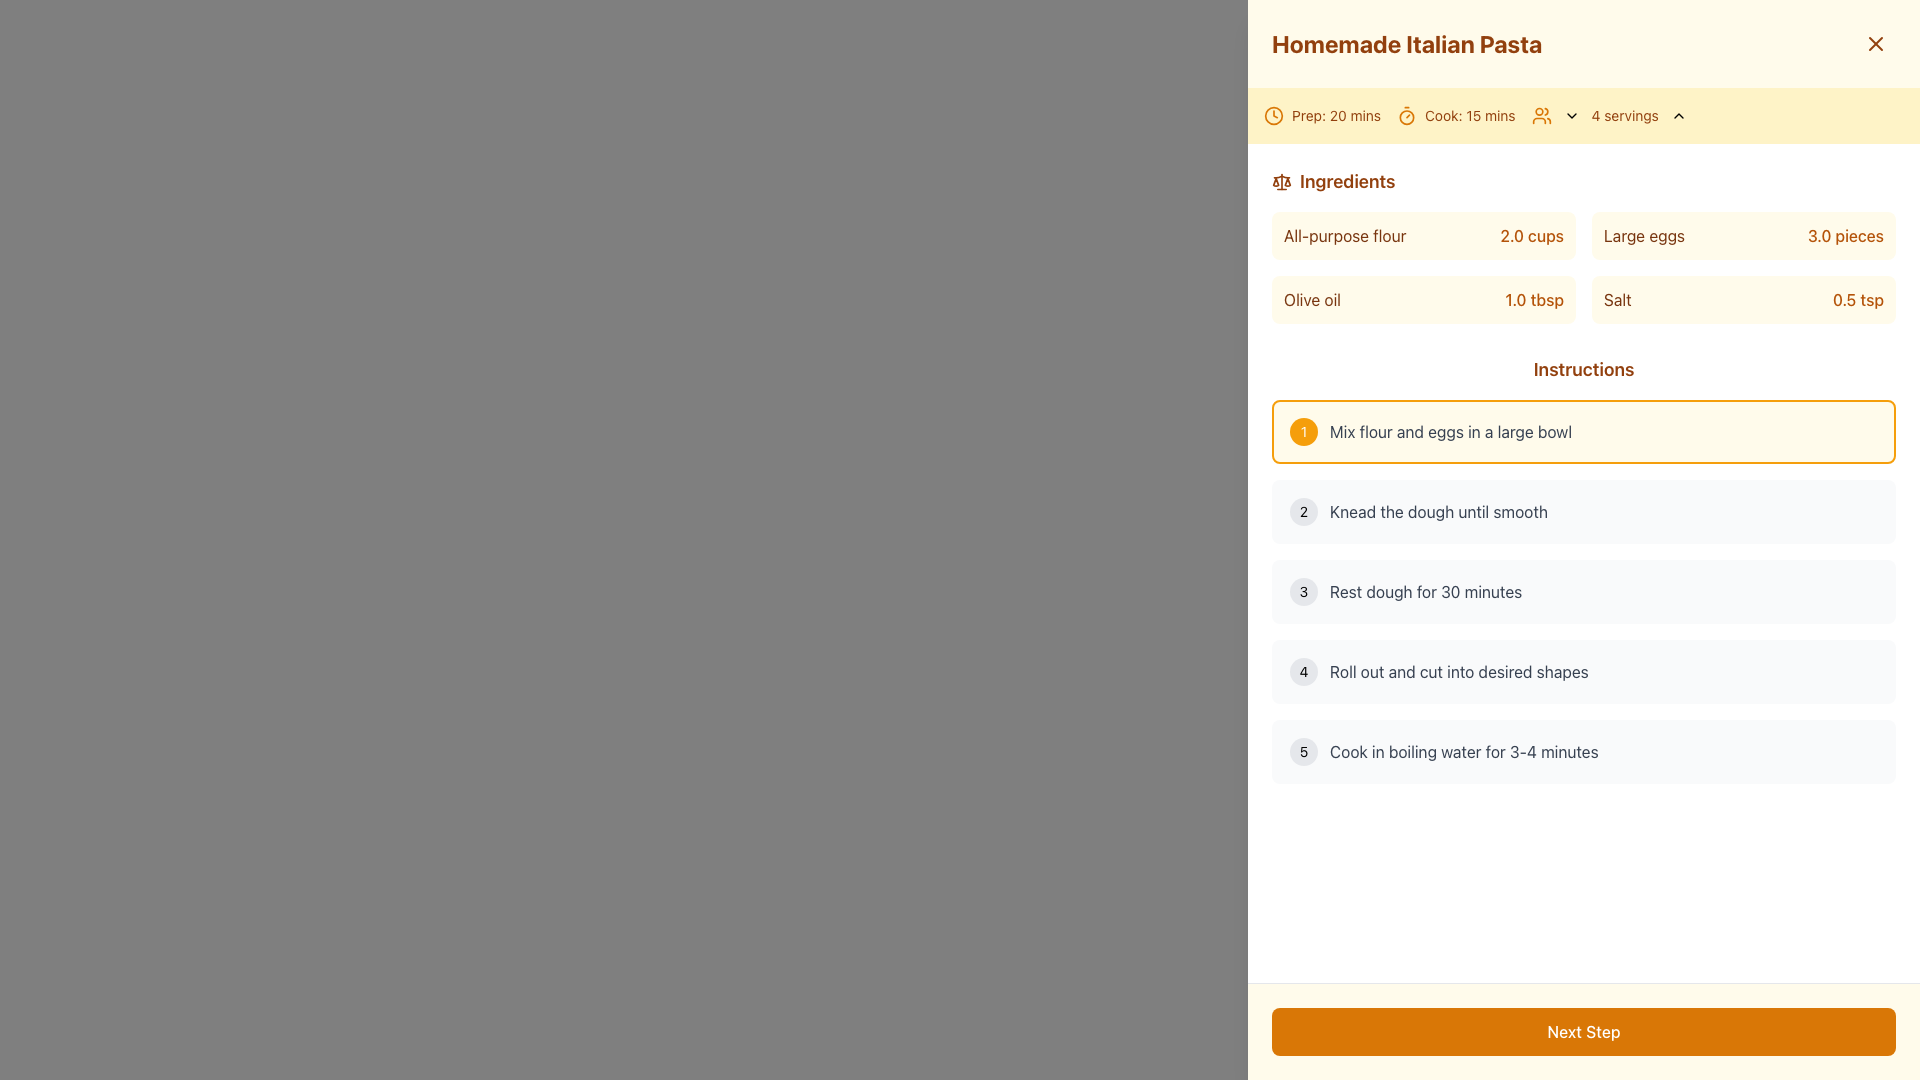 The image size is (1920, 1080). Describe the element at coordinates (1405, 117) in the screenshot. I see `the central circular part of the timer icon located next to the 'Cook: 15 mins' label in the recipe description header` at that location.